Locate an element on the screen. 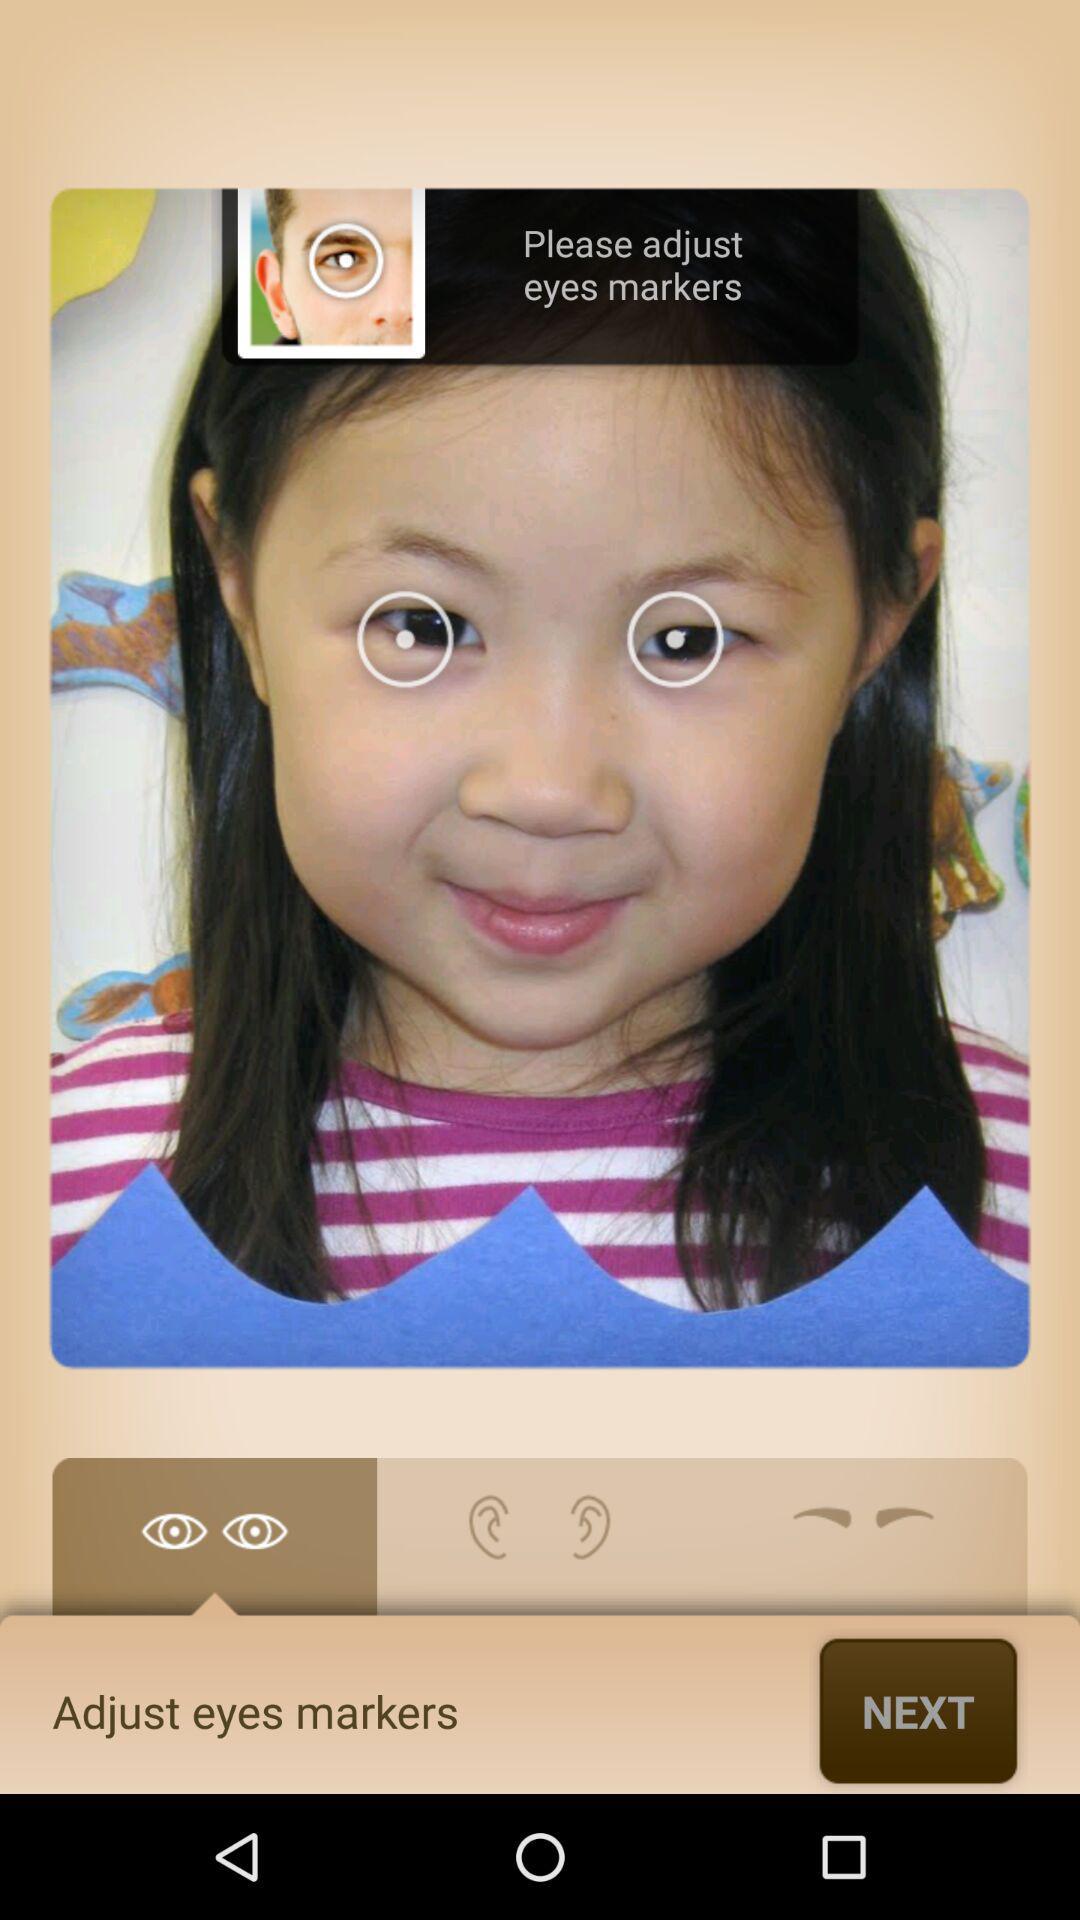  adjust eyes markers is located at coordinates (214, 1546).